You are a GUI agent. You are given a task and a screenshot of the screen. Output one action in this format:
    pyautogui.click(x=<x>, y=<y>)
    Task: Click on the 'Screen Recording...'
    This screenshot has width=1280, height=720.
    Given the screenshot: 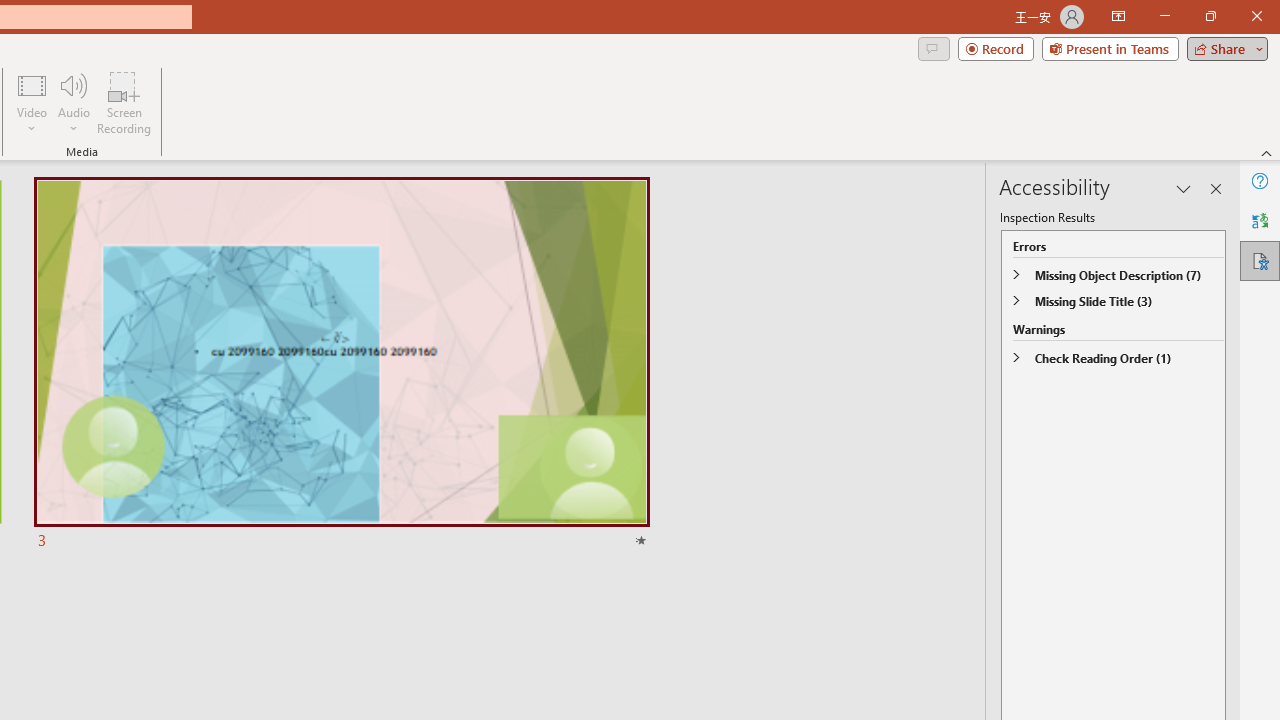 What is the action you would take?
    pyautogui.click(x=123, y=103)
    